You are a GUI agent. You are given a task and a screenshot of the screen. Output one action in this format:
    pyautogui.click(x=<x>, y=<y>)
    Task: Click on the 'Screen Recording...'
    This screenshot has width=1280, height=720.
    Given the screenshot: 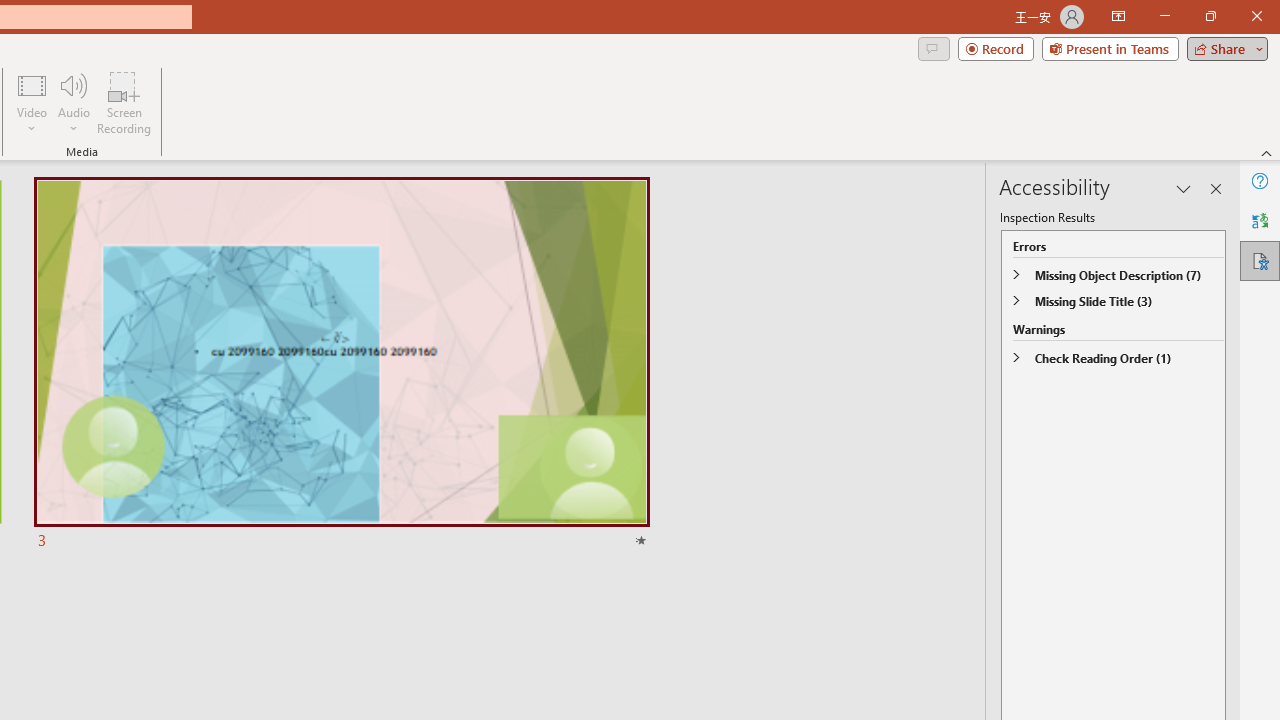 What is the action you would take?
    pyautogui.click(x=123, y=103)
    